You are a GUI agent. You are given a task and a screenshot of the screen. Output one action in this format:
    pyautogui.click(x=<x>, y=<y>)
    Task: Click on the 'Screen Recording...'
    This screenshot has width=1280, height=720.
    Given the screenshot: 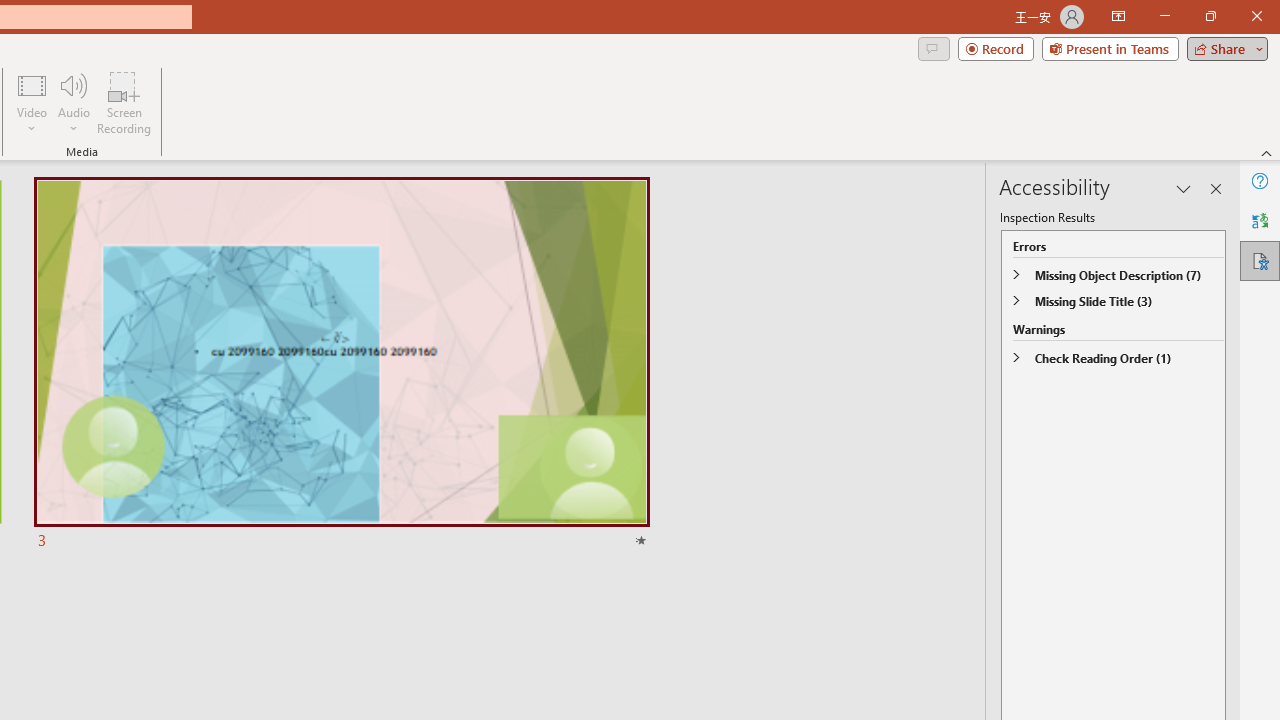 What is the action you would take?
    pyautogui.click(x=123, y=103)
    